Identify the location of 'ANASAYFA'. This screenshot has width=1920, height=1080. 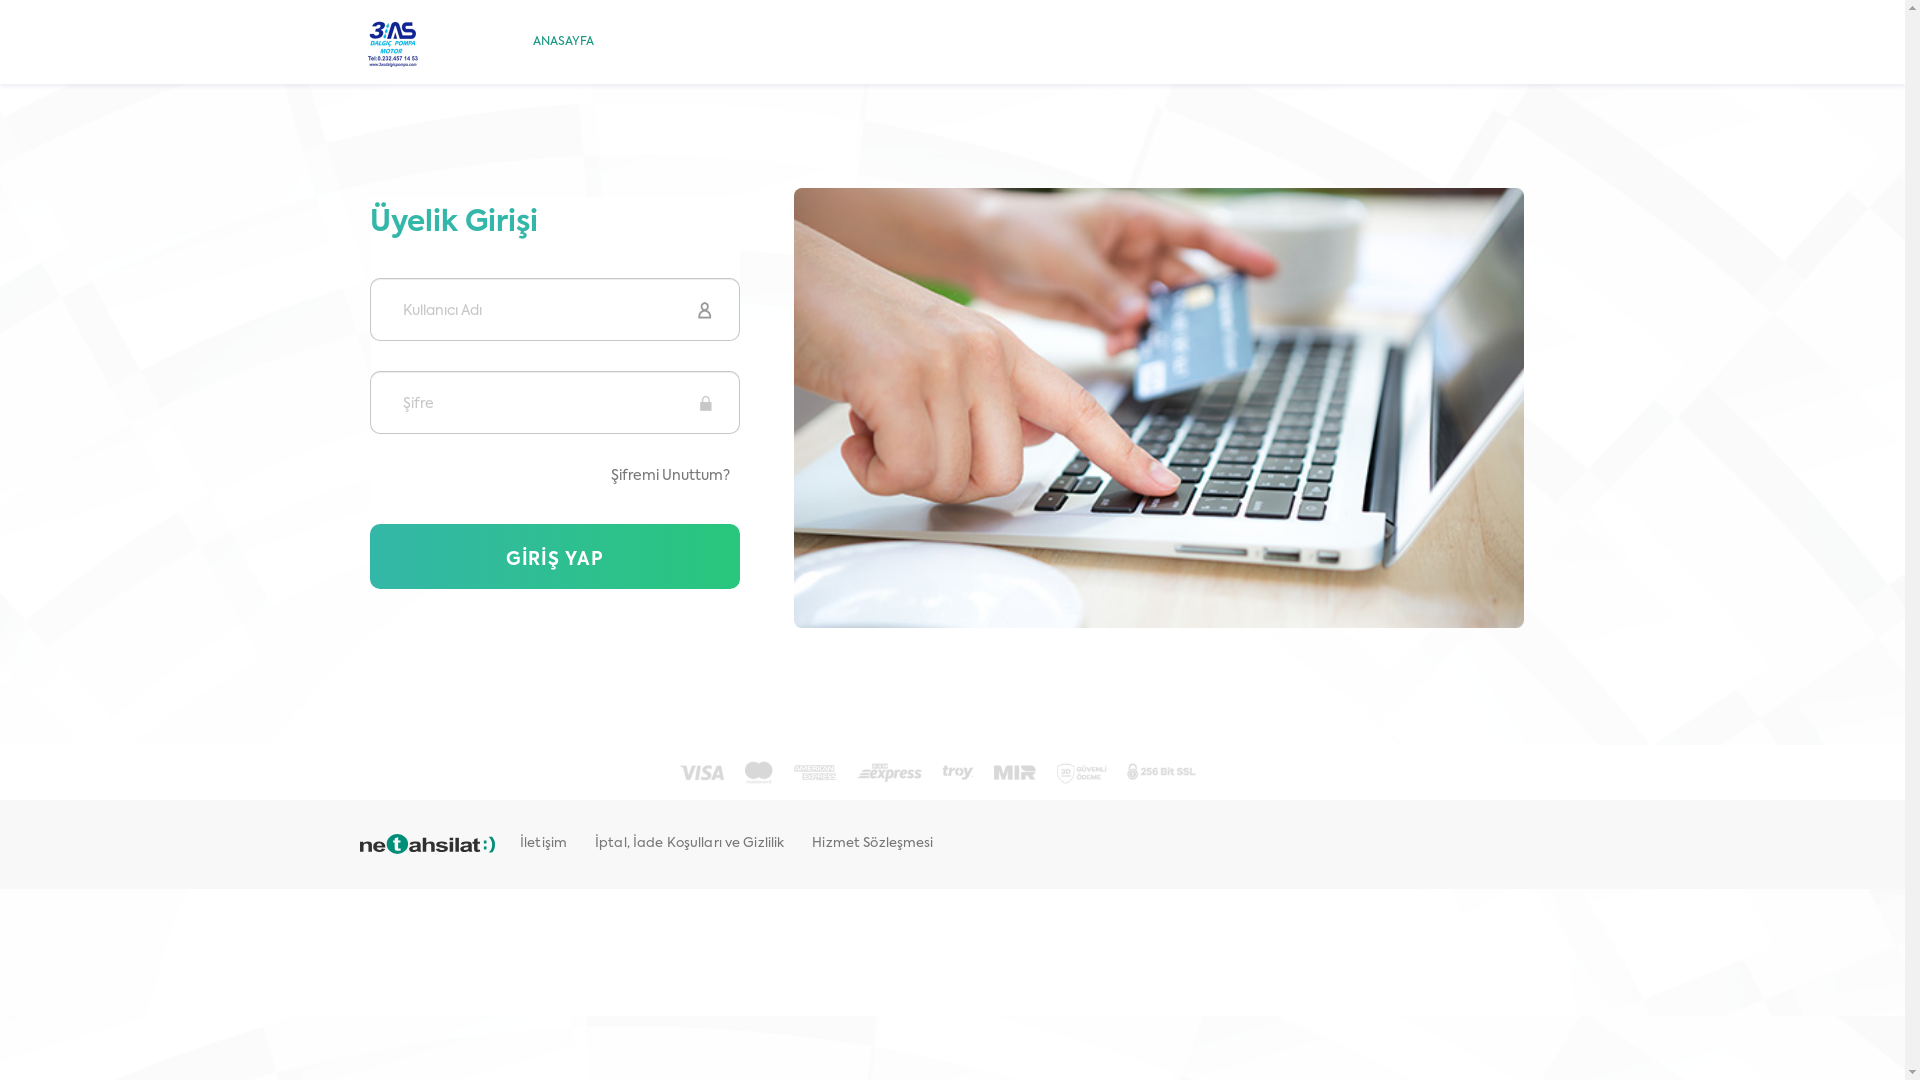
(562, 42).